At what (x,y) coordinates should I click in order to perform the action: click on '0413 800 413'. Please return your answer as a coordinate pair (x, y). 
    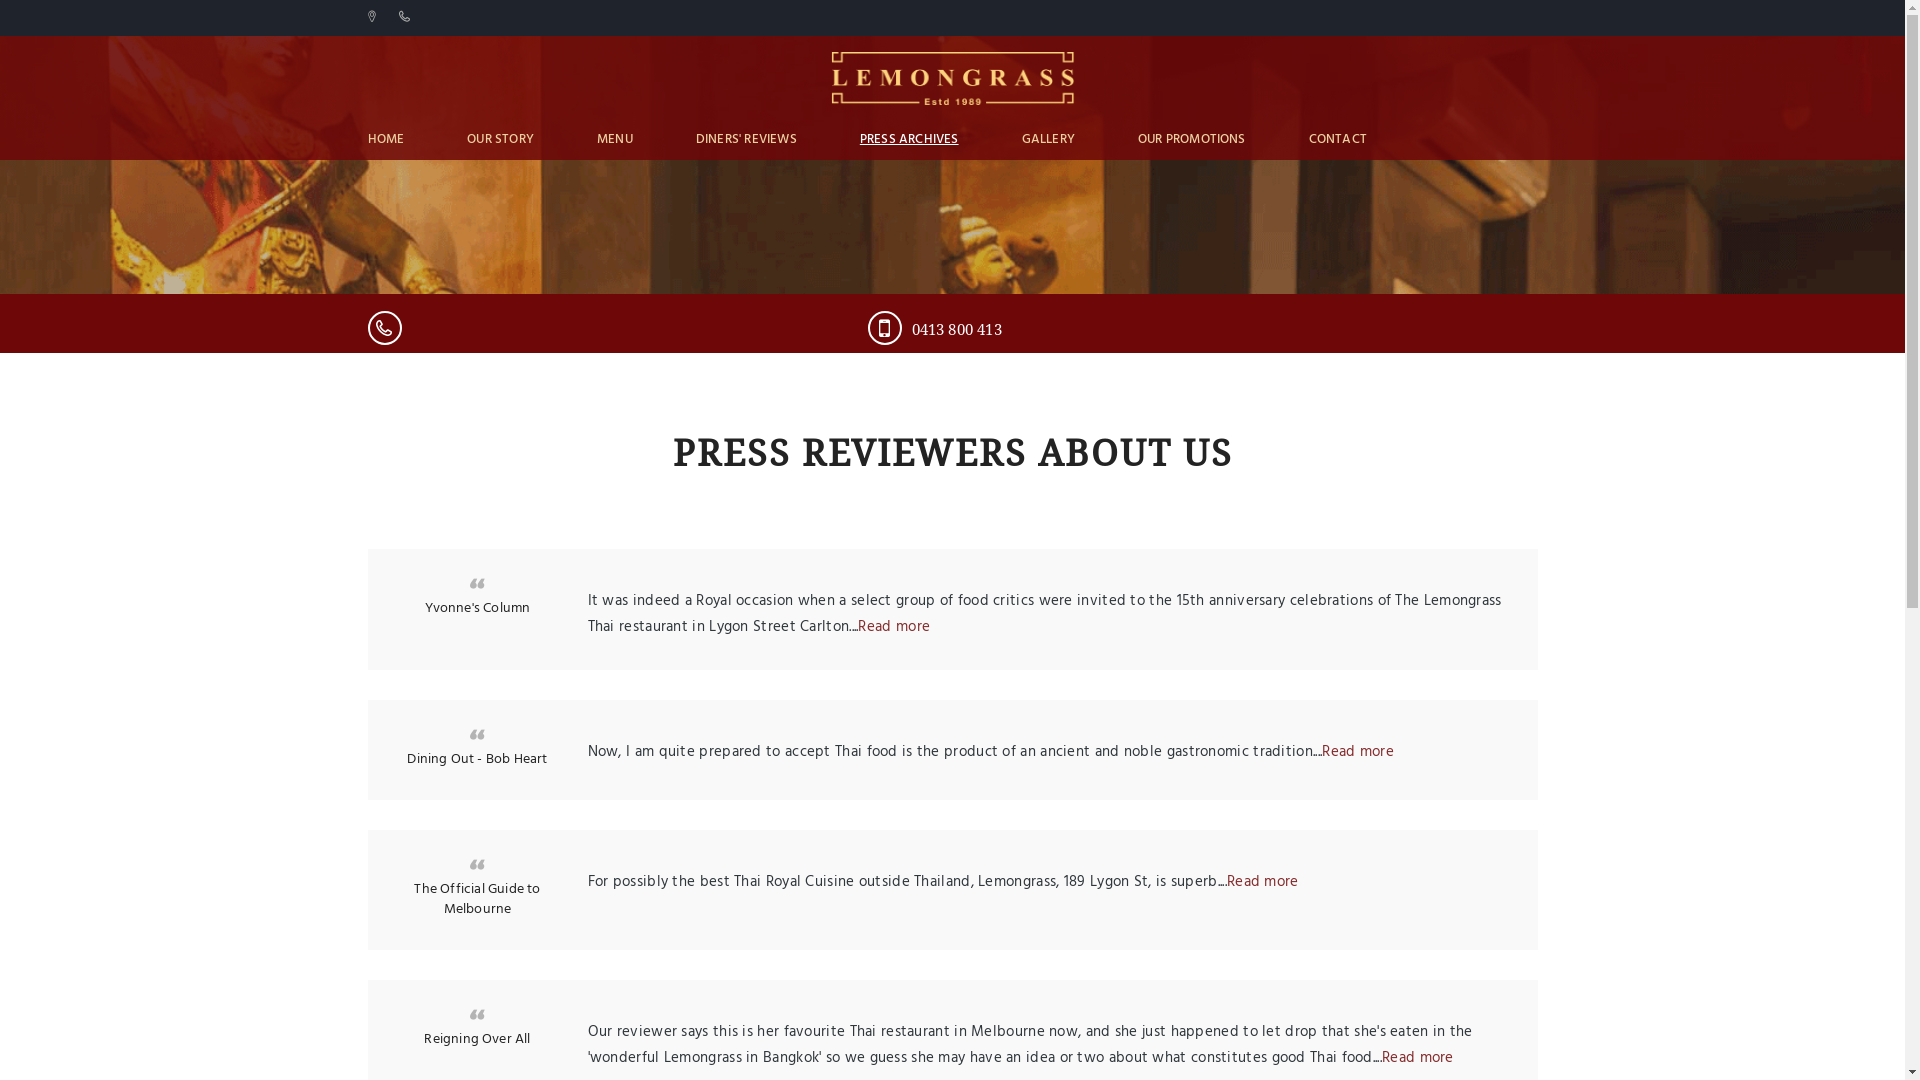
    Looking at the image, I should click on (1051, 329).